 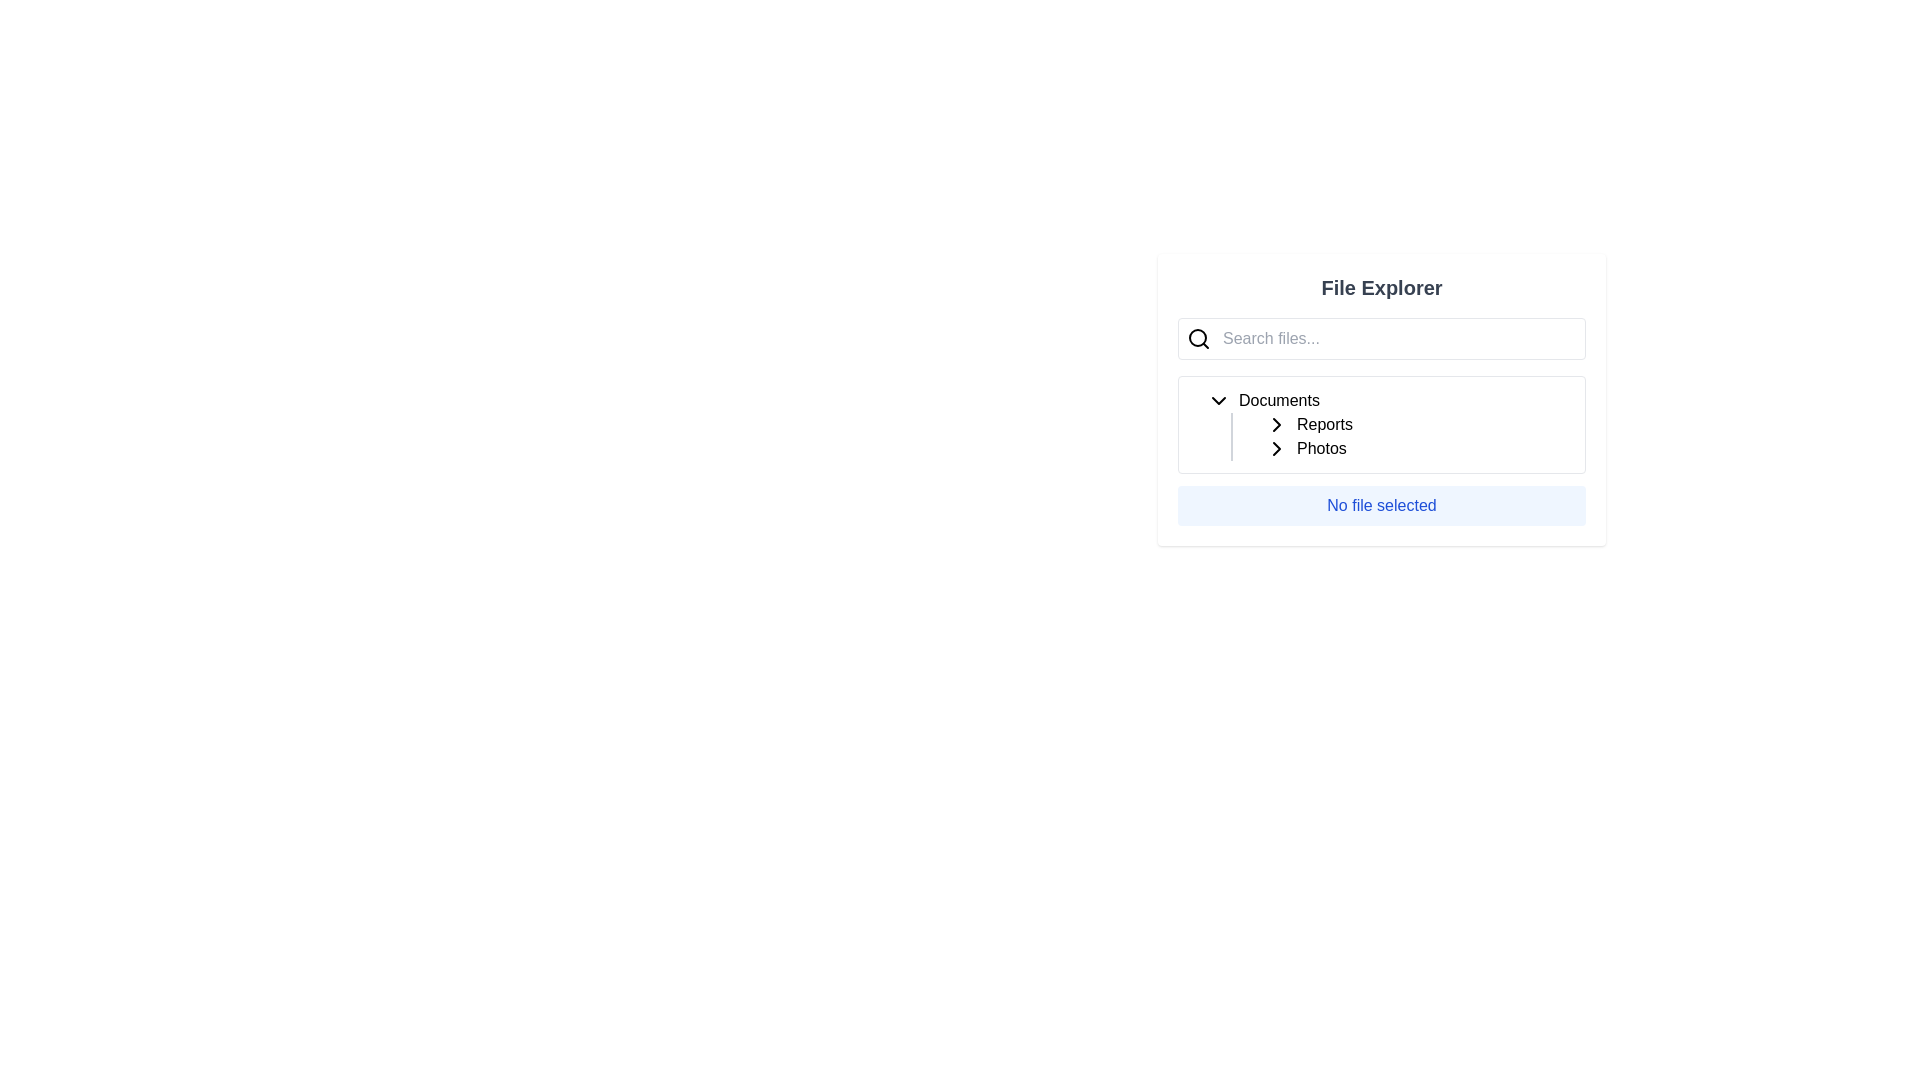 I want to click on the folder collapse/expand icon located to the right of the 'Documents' folder name in the file explorer, so click(x=1275, y=447).